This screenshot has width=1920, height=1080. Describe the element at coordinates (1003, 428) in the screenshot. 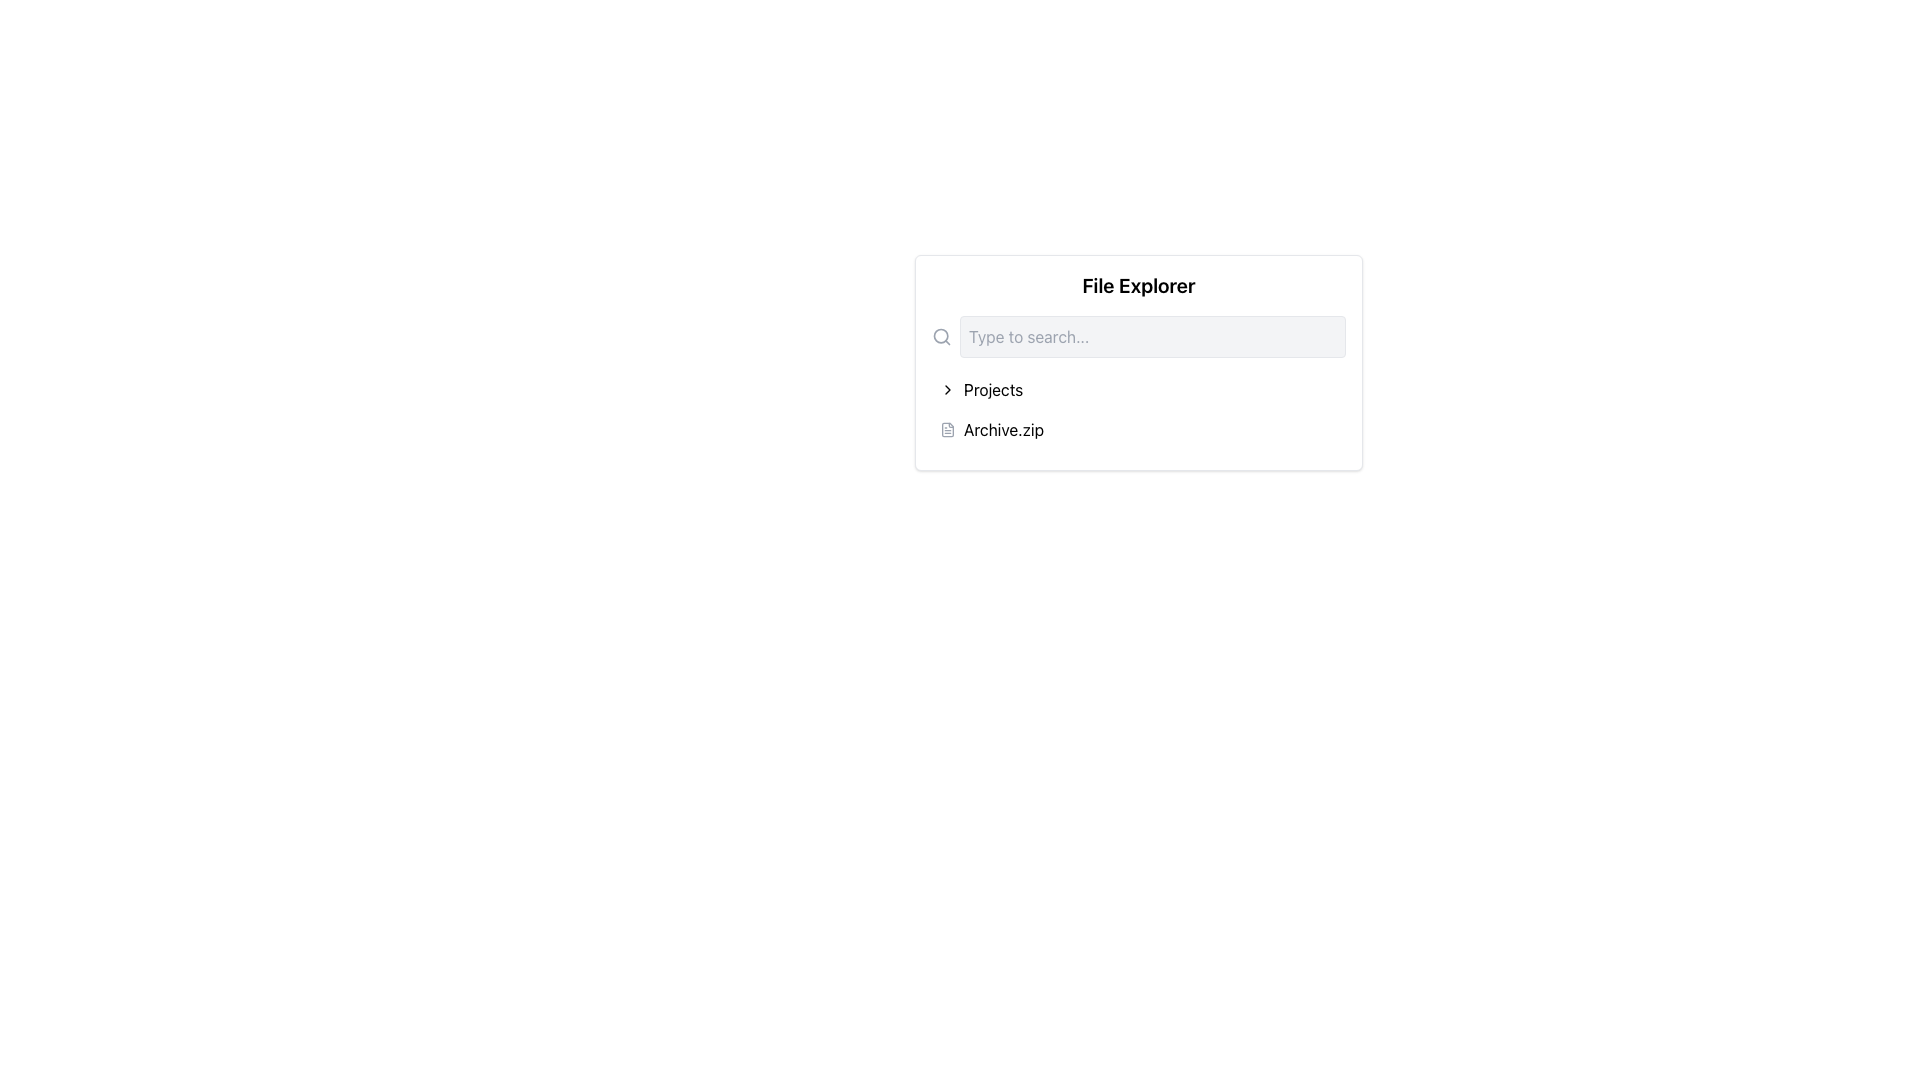

I see `the static text label representing the file named 'Archive.zip' in the file explorer section` at that location.